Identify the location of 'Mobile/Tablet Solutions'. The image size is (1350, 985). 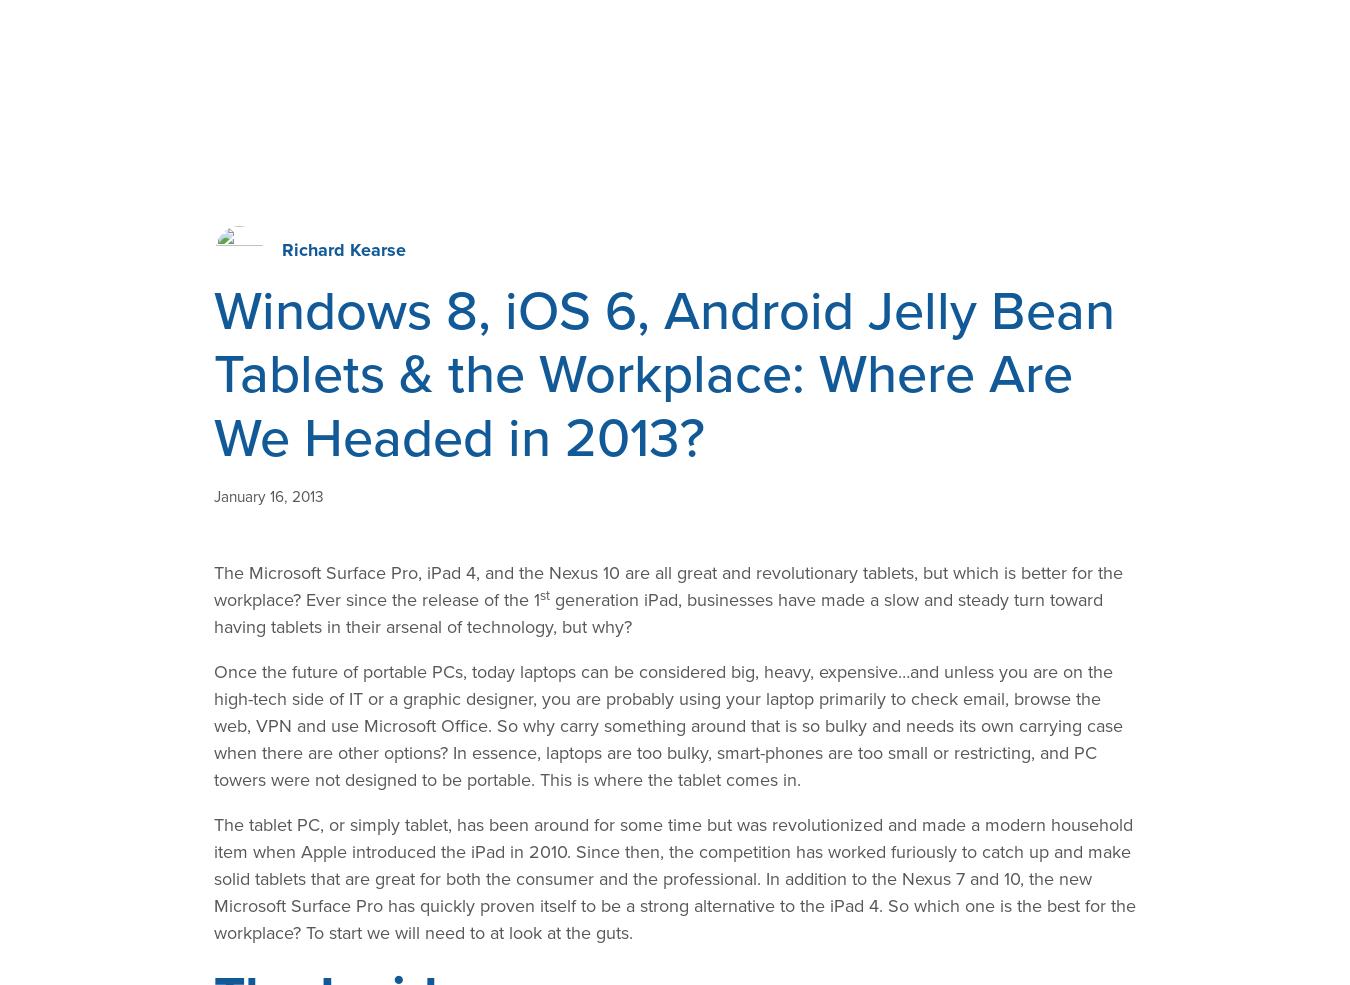
(373, 456).